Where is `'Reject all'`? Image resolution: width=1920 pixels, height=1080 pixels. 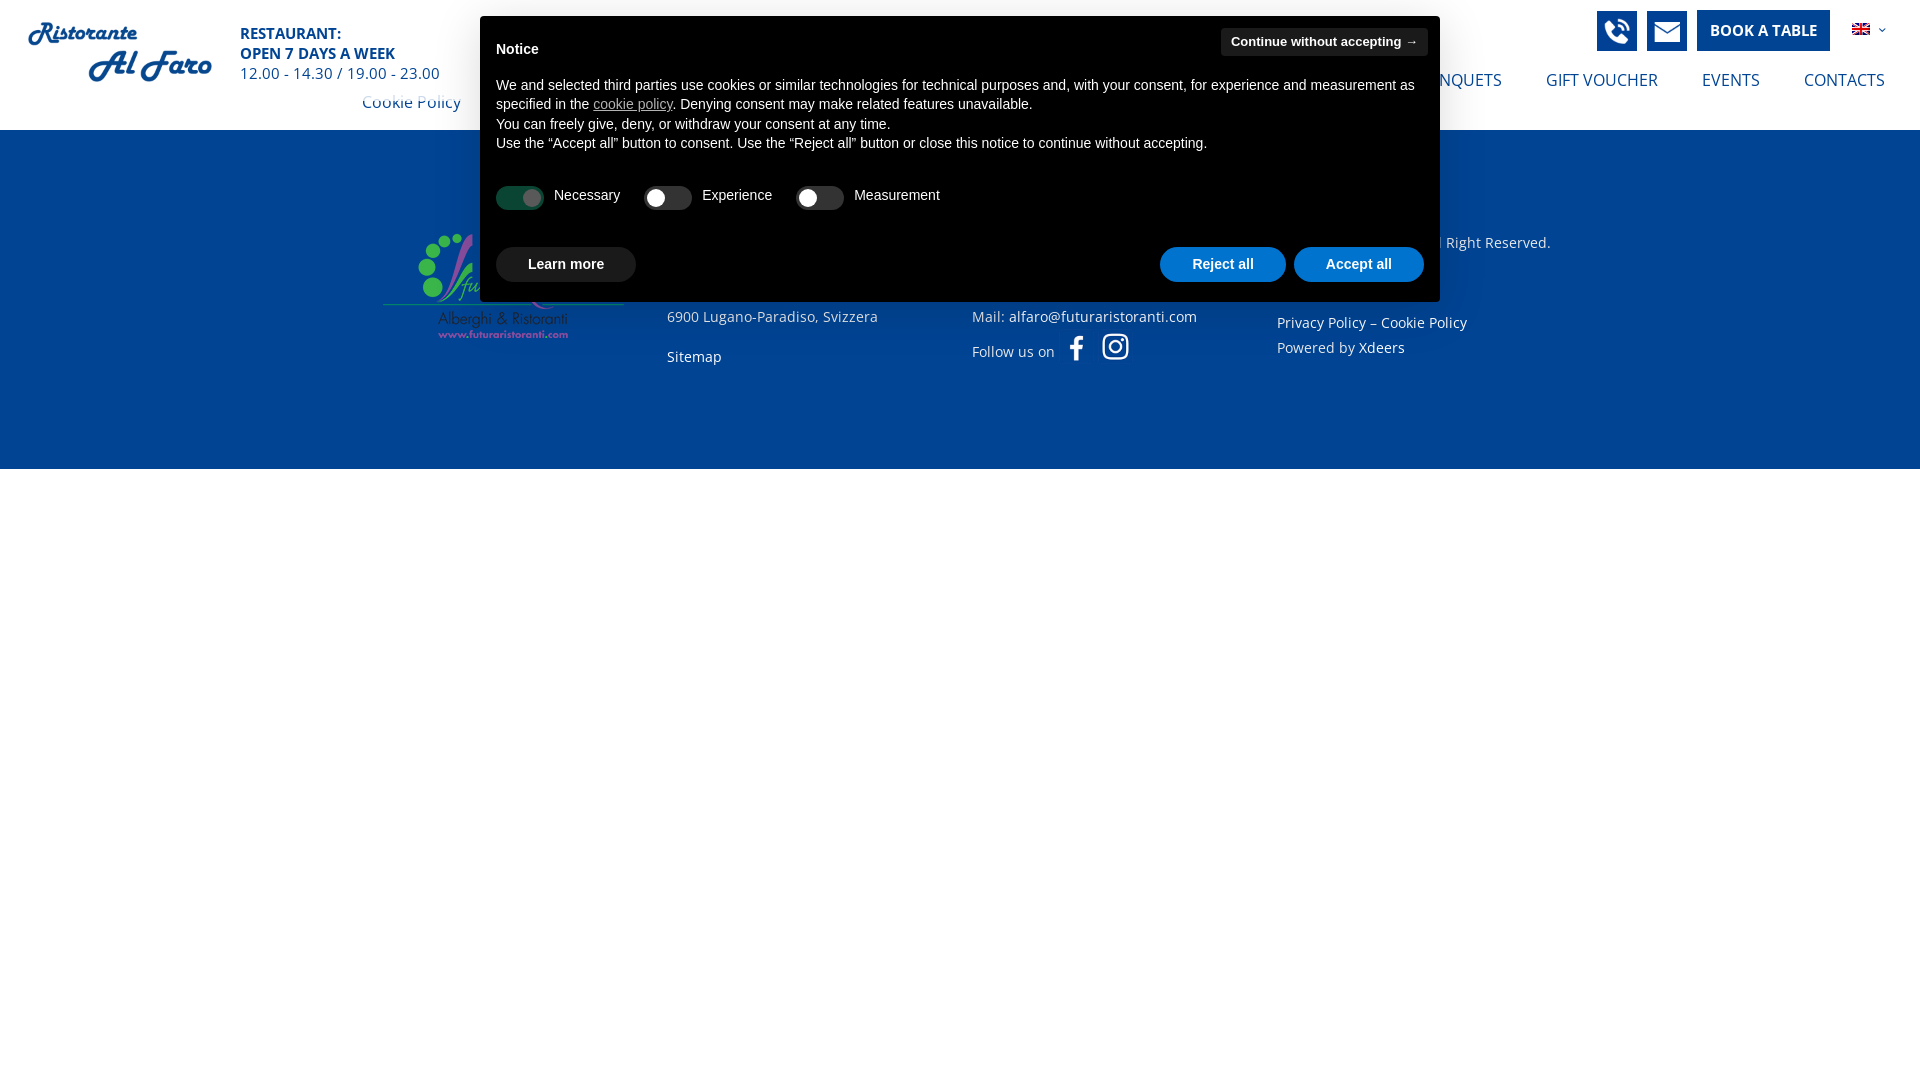 'Reject all' is located at coordinates (1221, 264).